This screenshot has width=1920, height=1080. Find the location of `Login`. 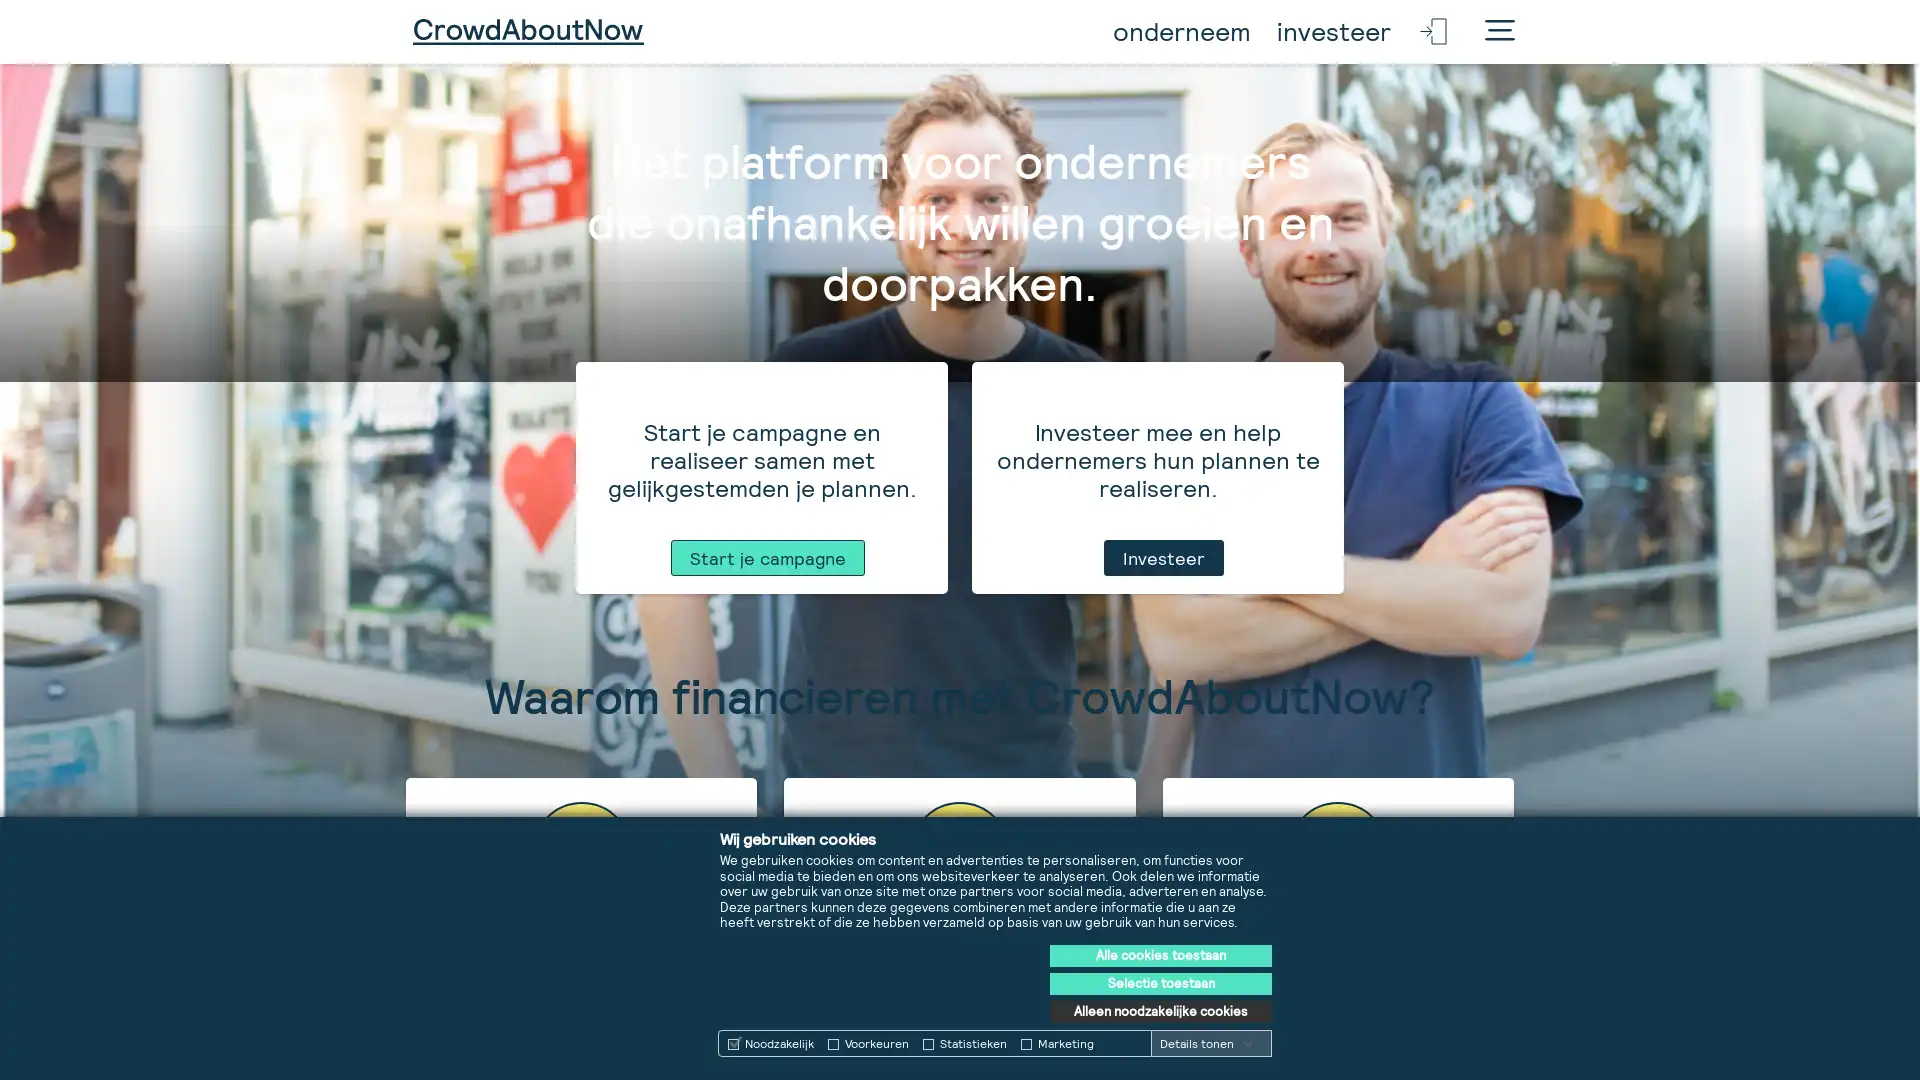

Login is located at coordinates (1434, 31).